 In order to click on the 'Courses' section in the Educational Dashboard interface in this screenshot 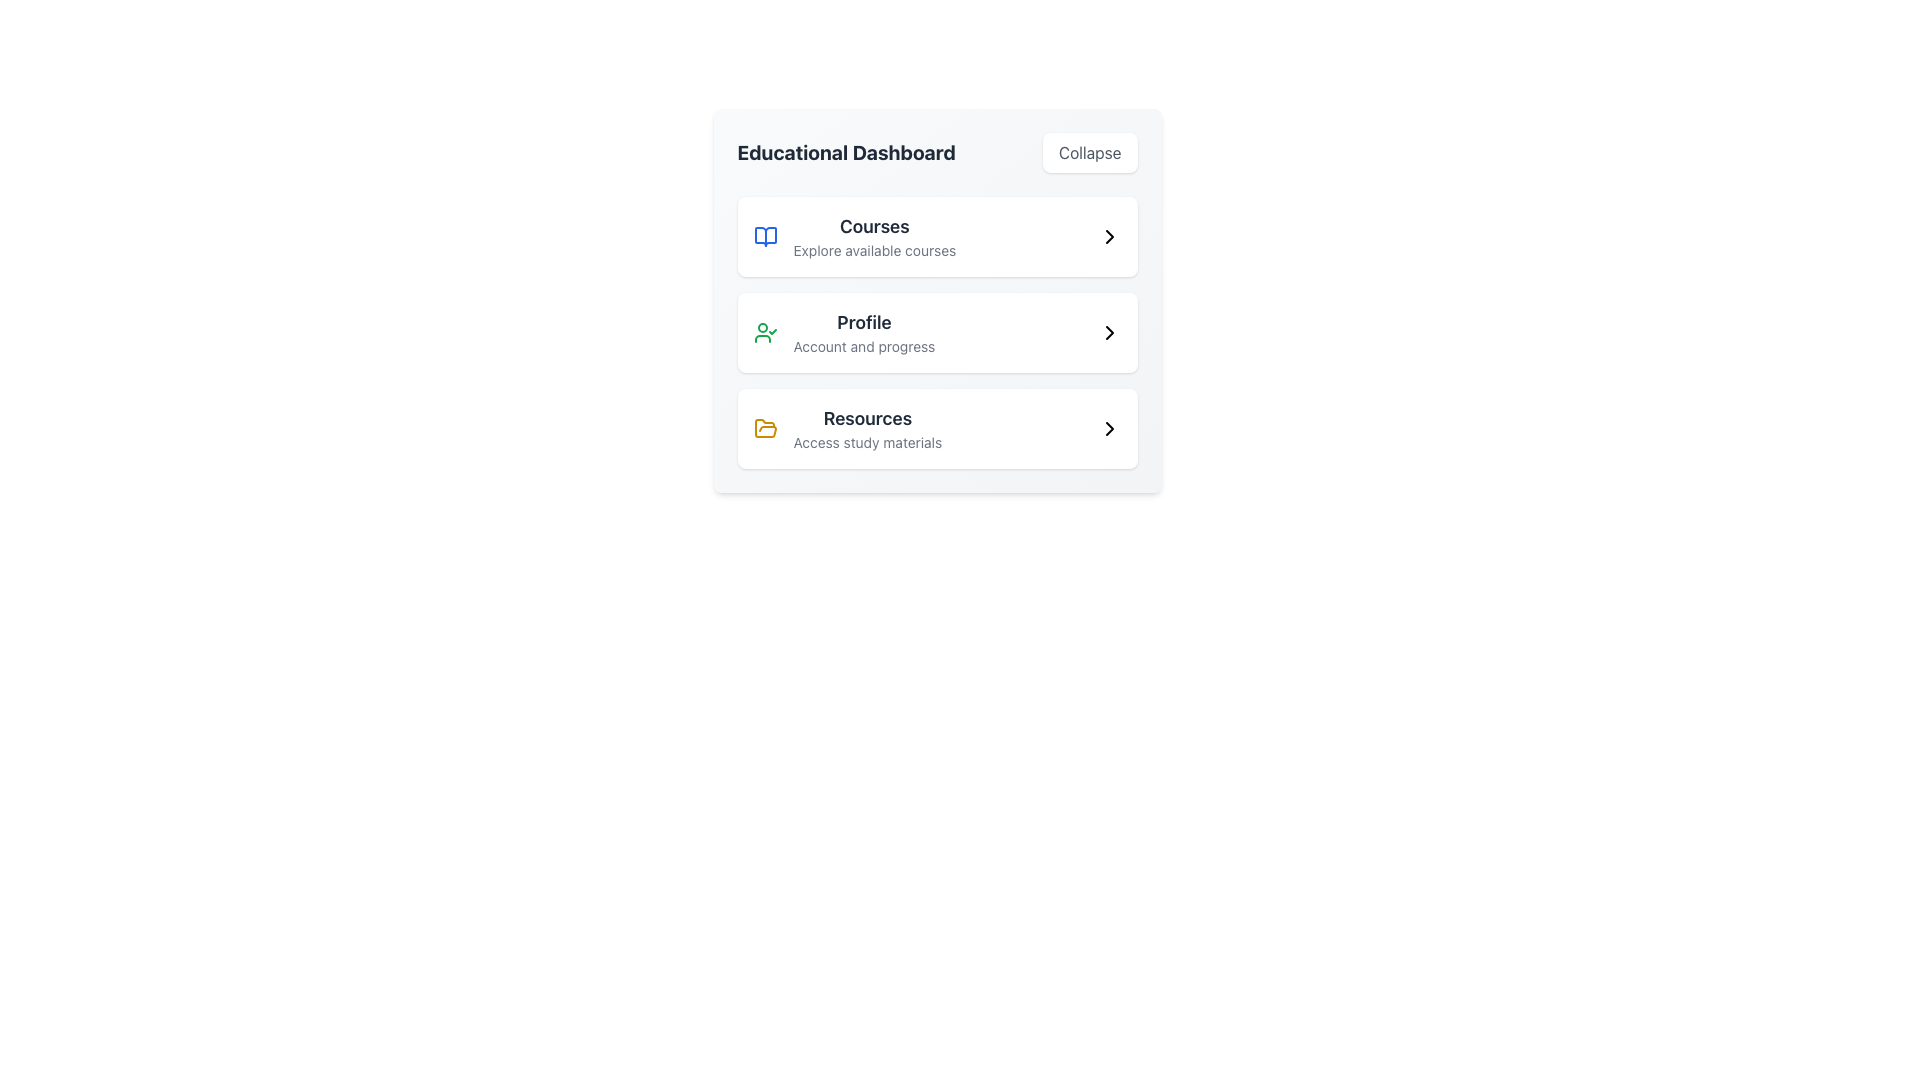, I will do `click(936, 235)`.